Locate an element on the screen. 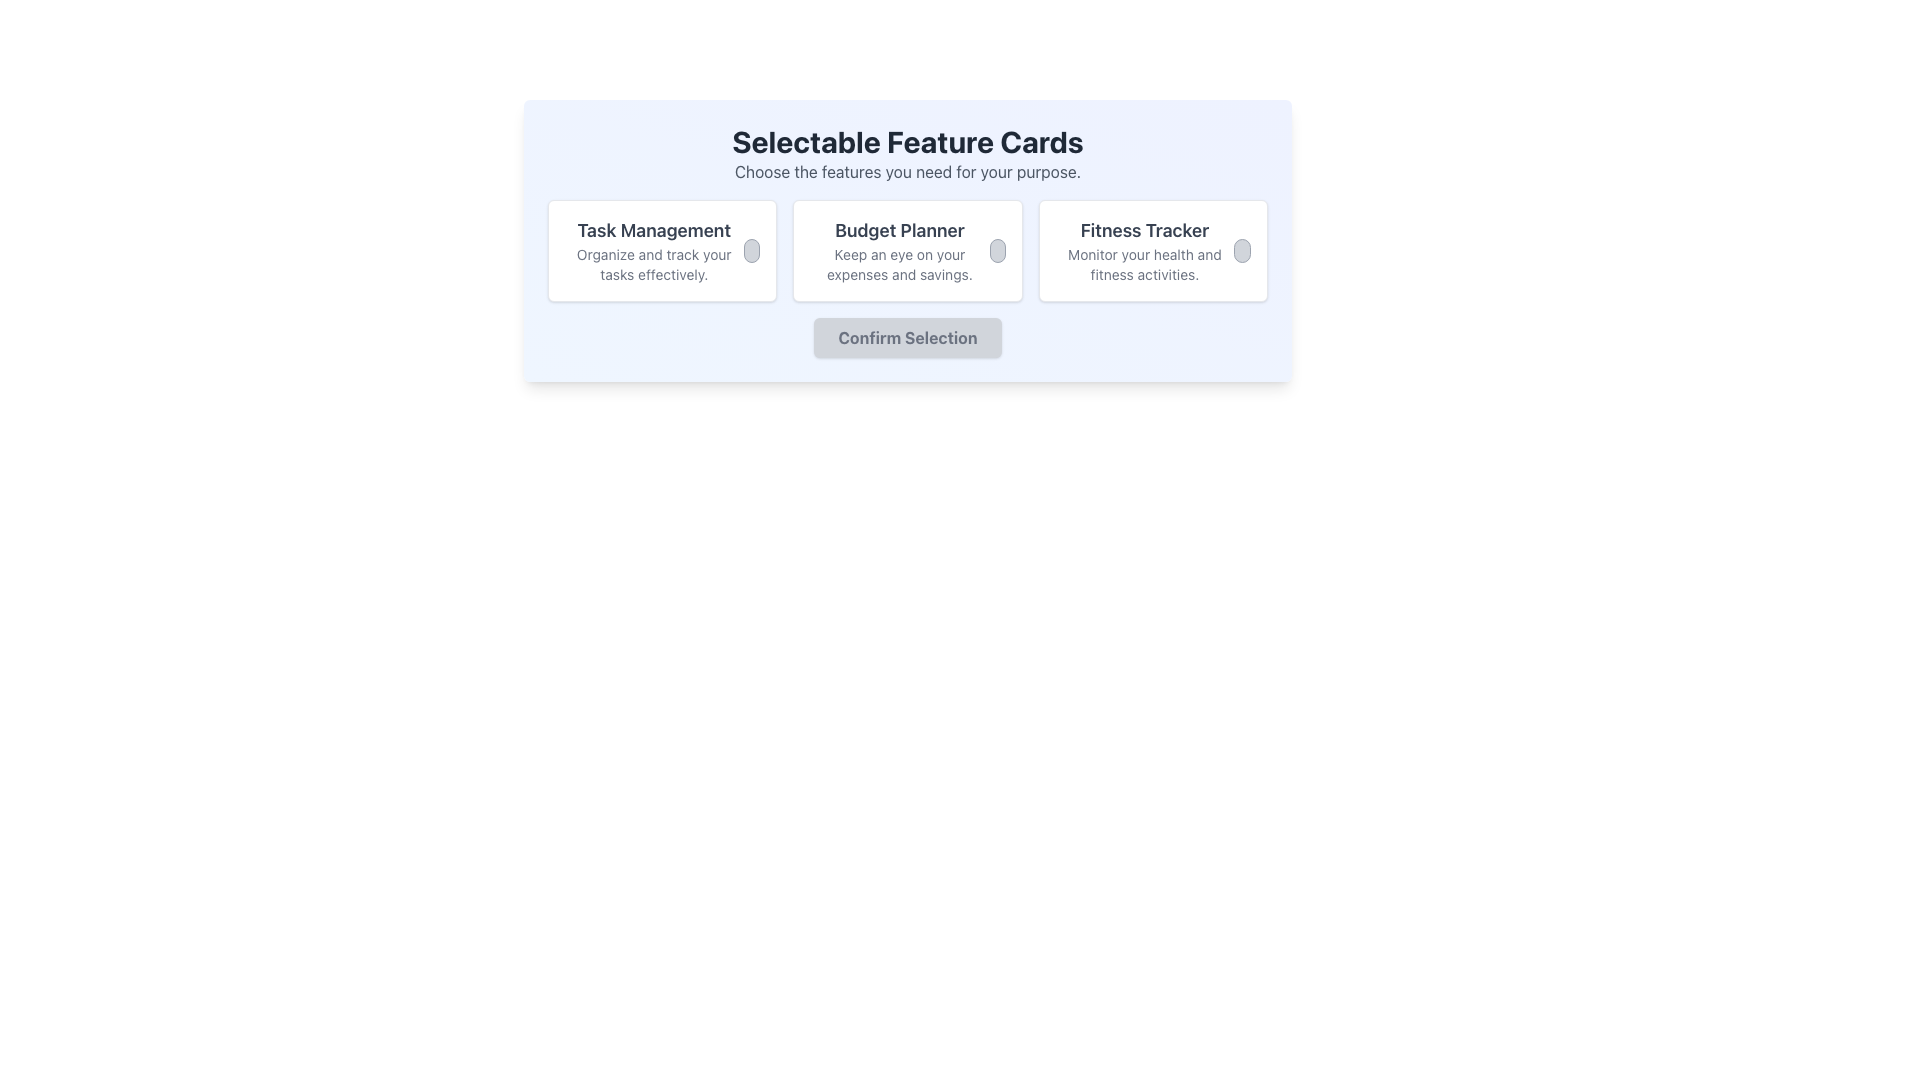  the text label that reads 'Organize and track your tasks effectively.' located below the 'Task Management' label in the first card on the left is located at coordinates (654, 264).